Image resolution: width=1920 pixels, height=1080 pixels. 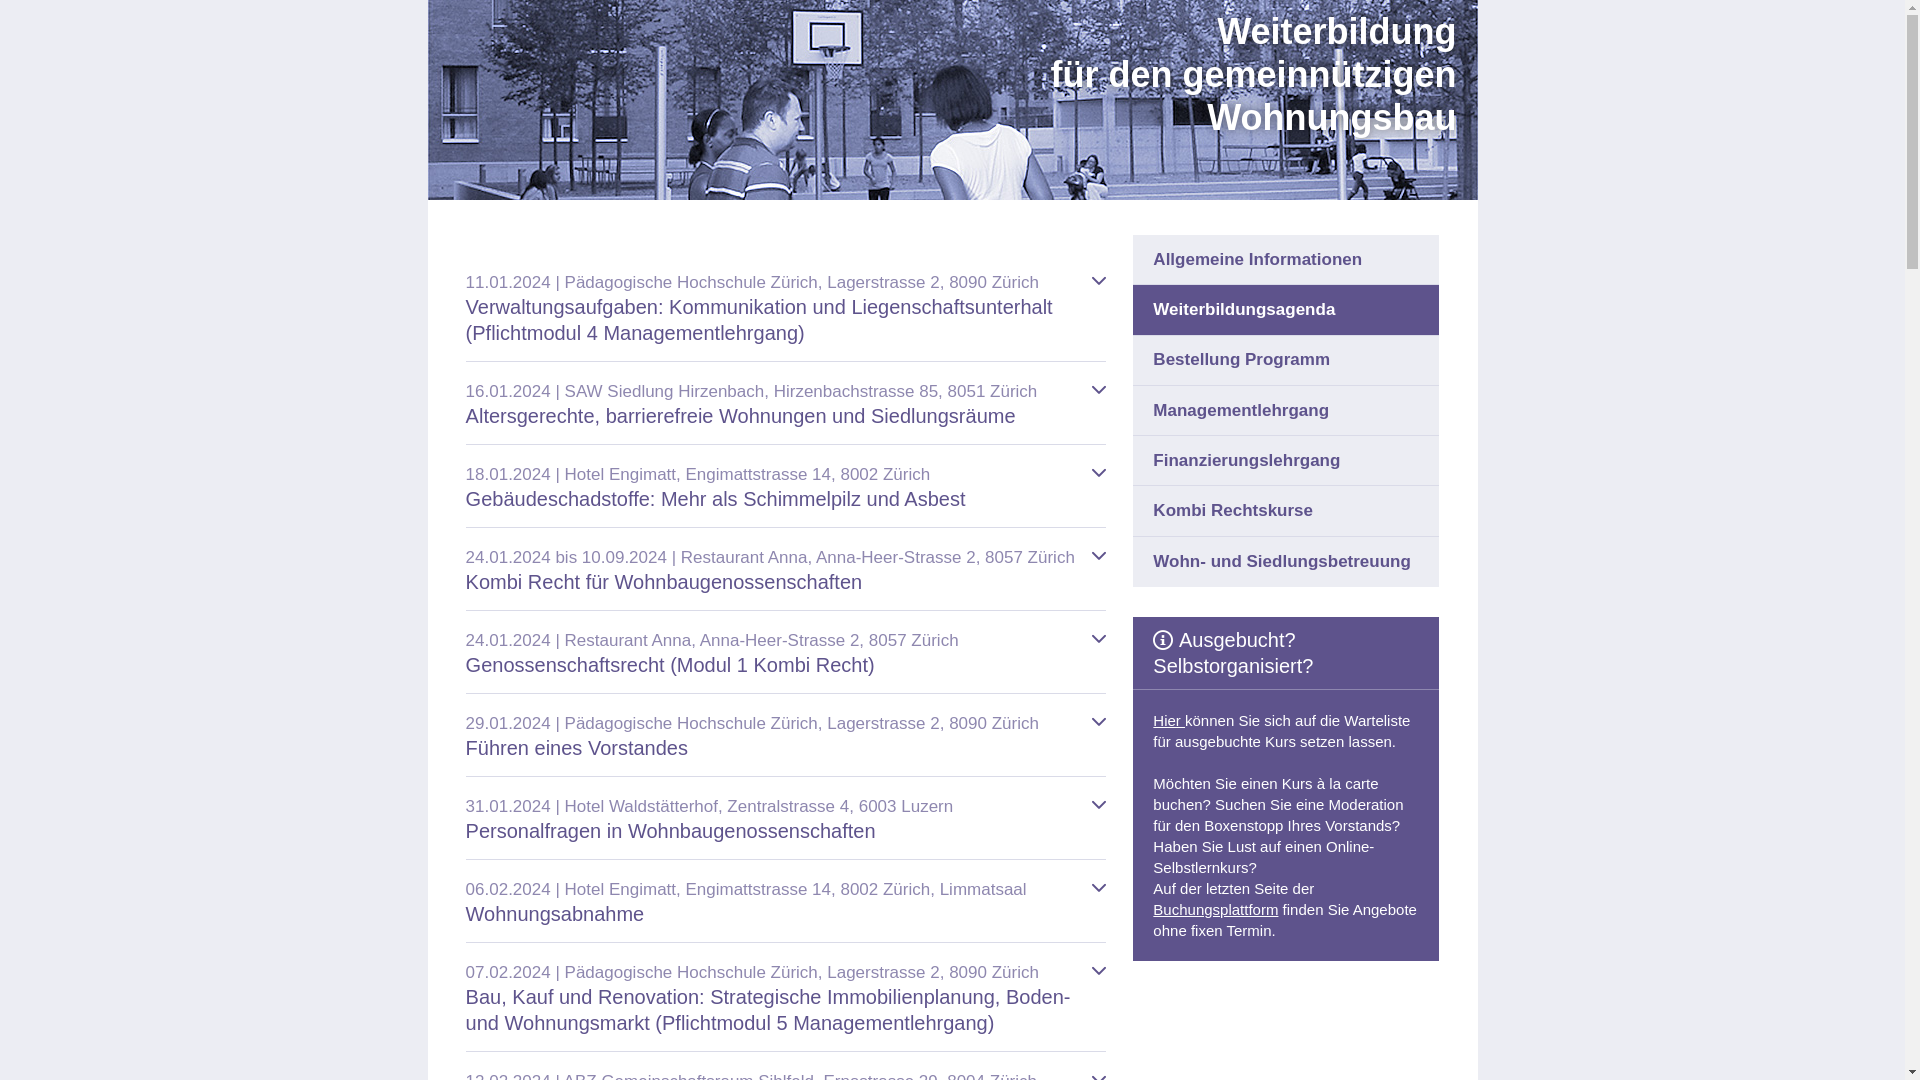 I want to click on 'Hier ', so click(x=1169, y=720).